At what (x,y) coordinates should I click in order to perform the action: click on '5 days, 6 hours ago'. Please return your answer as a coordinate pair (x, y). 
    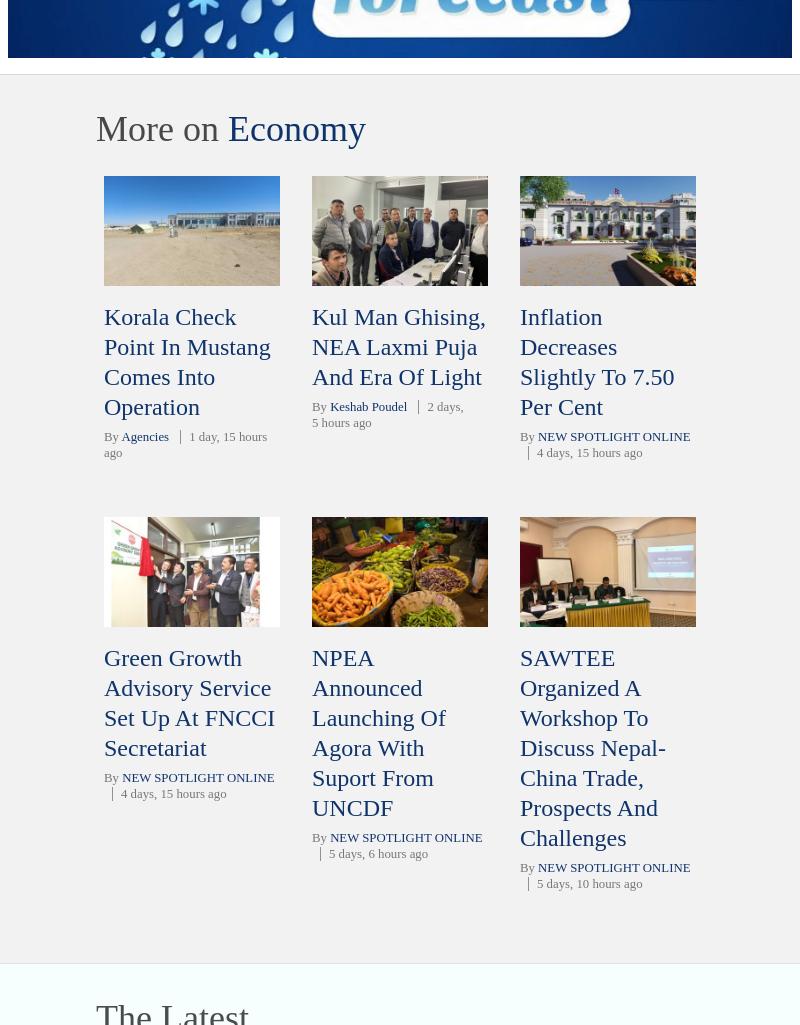
    Looking at the image, I should click on (327, 853).